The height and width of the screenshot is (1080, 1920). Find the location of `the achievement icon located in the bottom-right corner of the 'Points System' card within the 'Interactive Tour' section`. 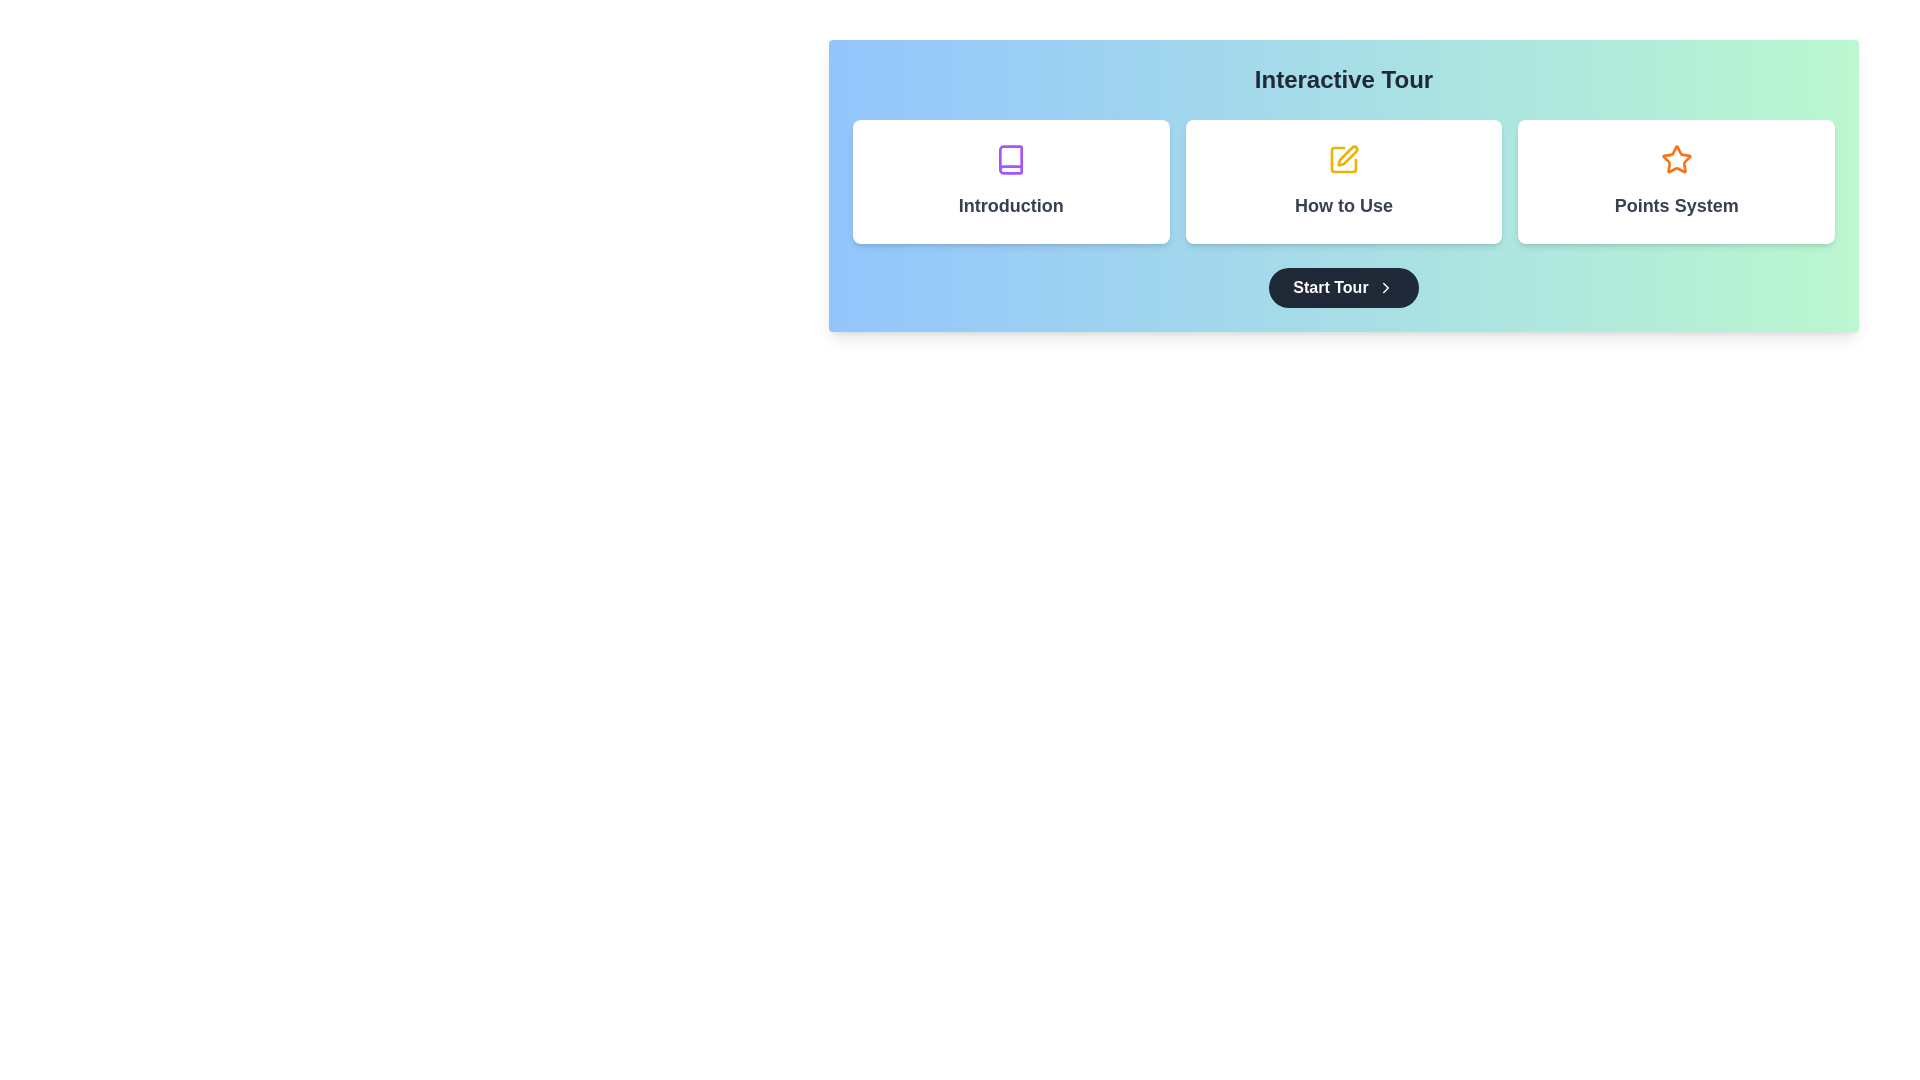

the achievement icon located in the bottom-right corner of the 'Points System' card within the 'Interactive Tour' section is located at coordinates (1676, 158).